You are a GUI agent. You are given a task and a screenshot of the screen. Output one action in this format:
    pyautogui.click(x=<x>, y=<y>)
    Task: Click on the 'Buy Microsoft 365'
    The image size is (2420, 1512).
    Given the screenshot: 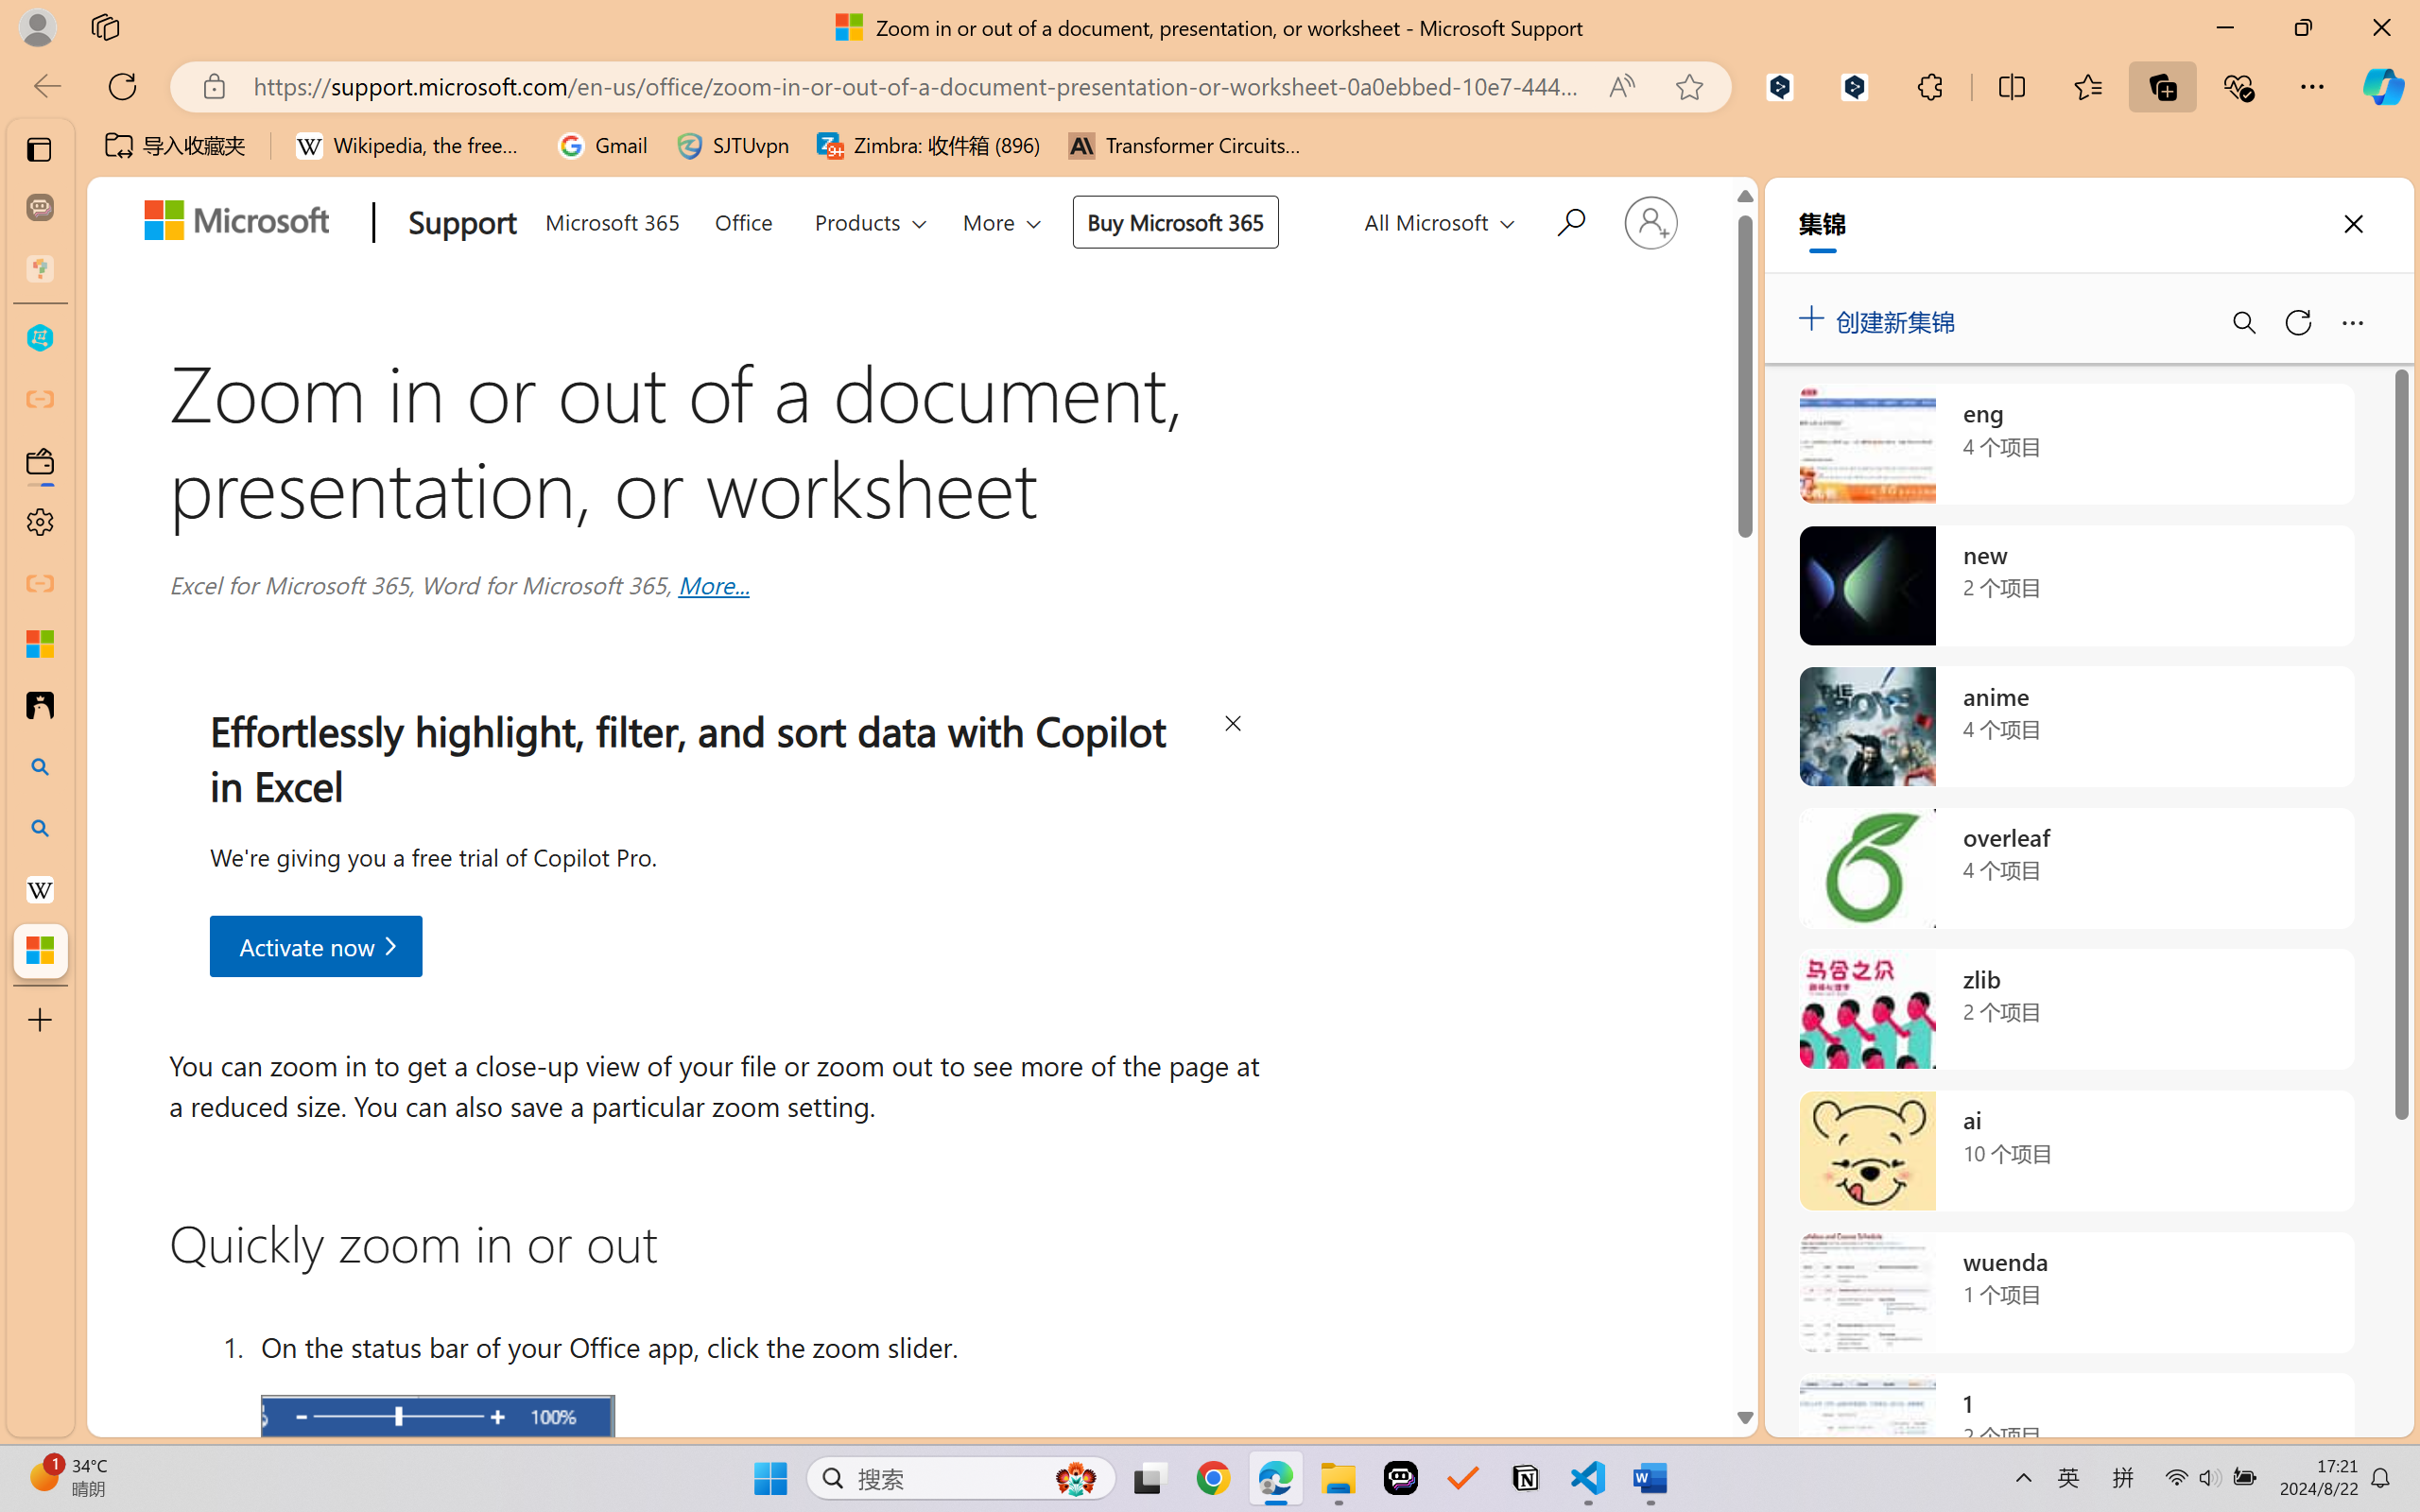 What is the action you would take?
    pyautogui.click(x=1173, y=221)
    